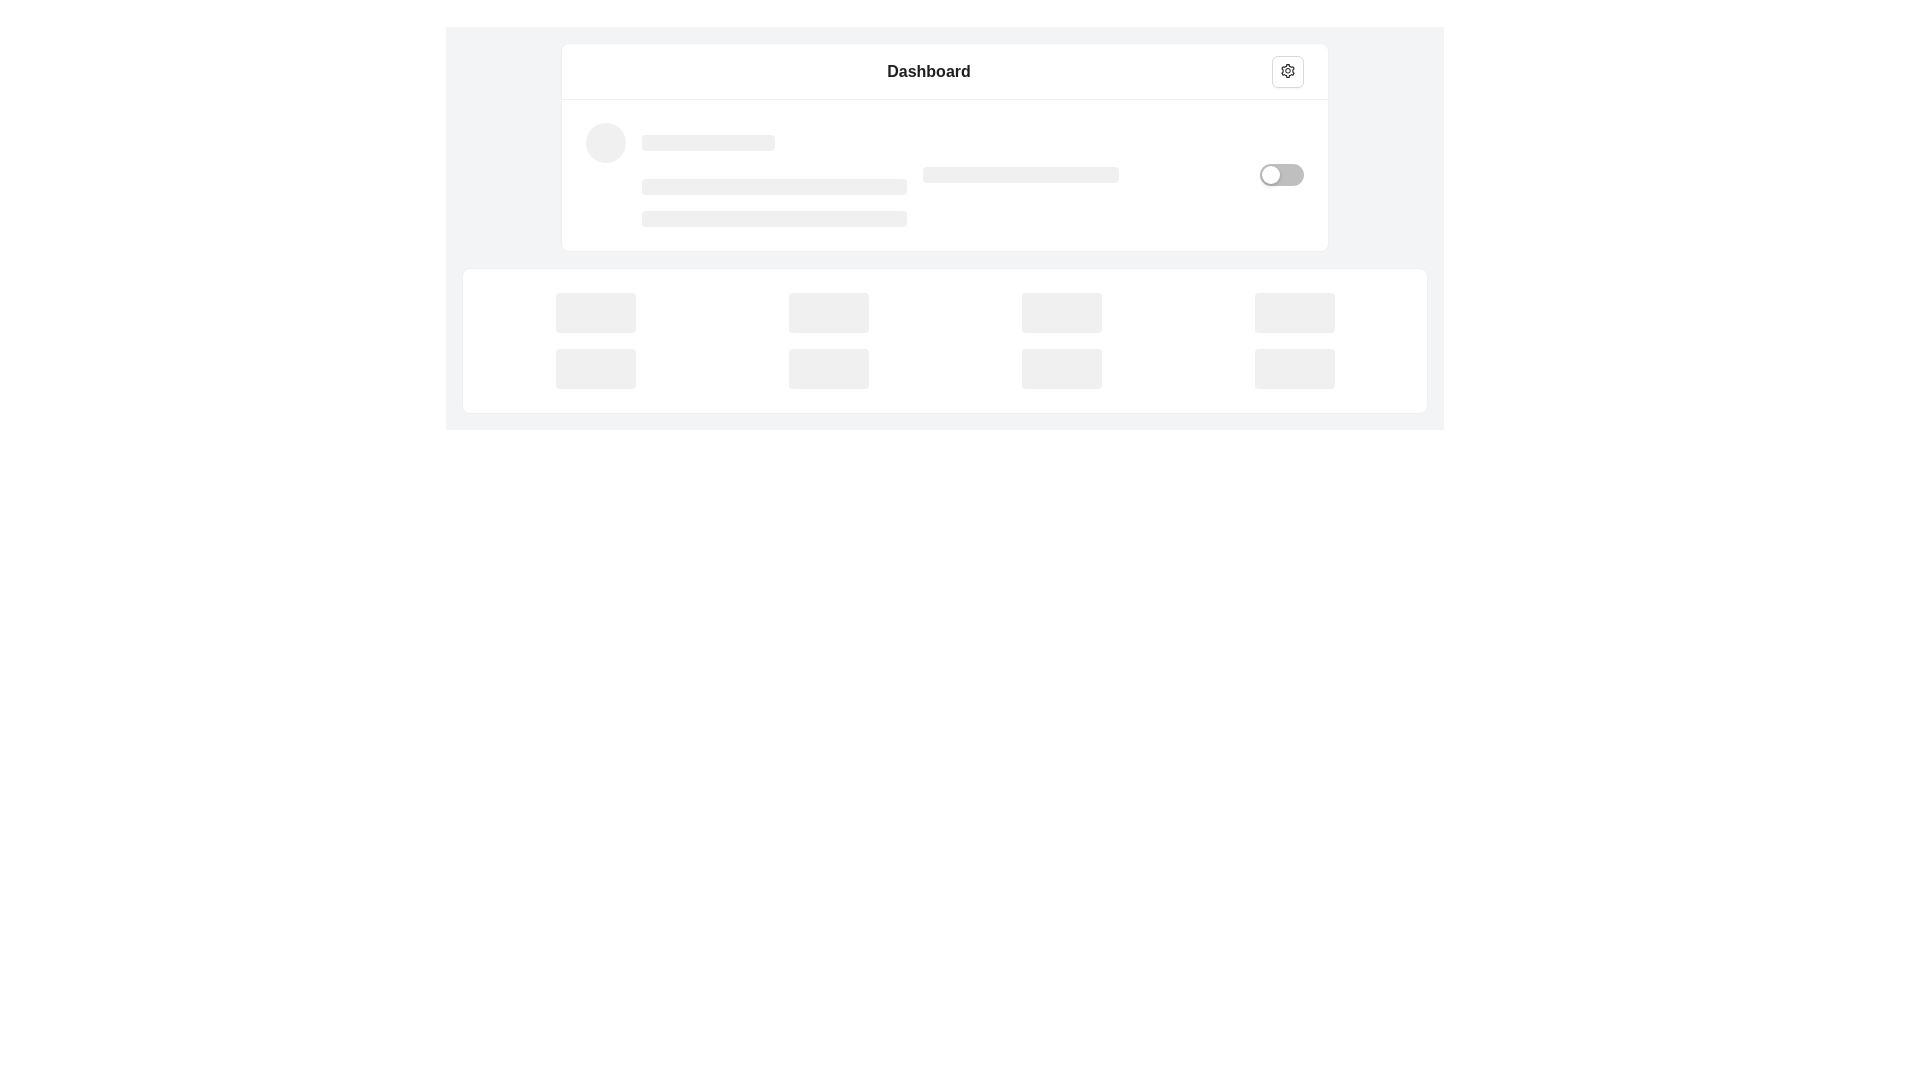  What do you see at coordinates (828, 312) in the screenshot?
I see `the Skeleton loading component styled as a placeholder button located in the first row and second column of the grid layout, which visually indicates where the actual component will be displayed during loading` at bounding box center [828, 312].